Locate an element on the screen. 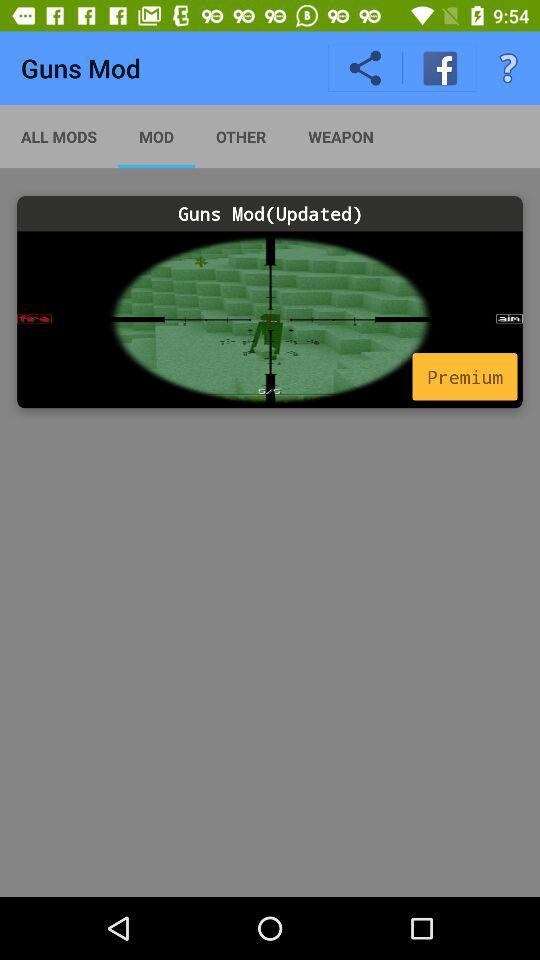 Image resolution: width=540 pixels, height=960 pixels. the app to the right of mod item is located at coordinates (241, 135).